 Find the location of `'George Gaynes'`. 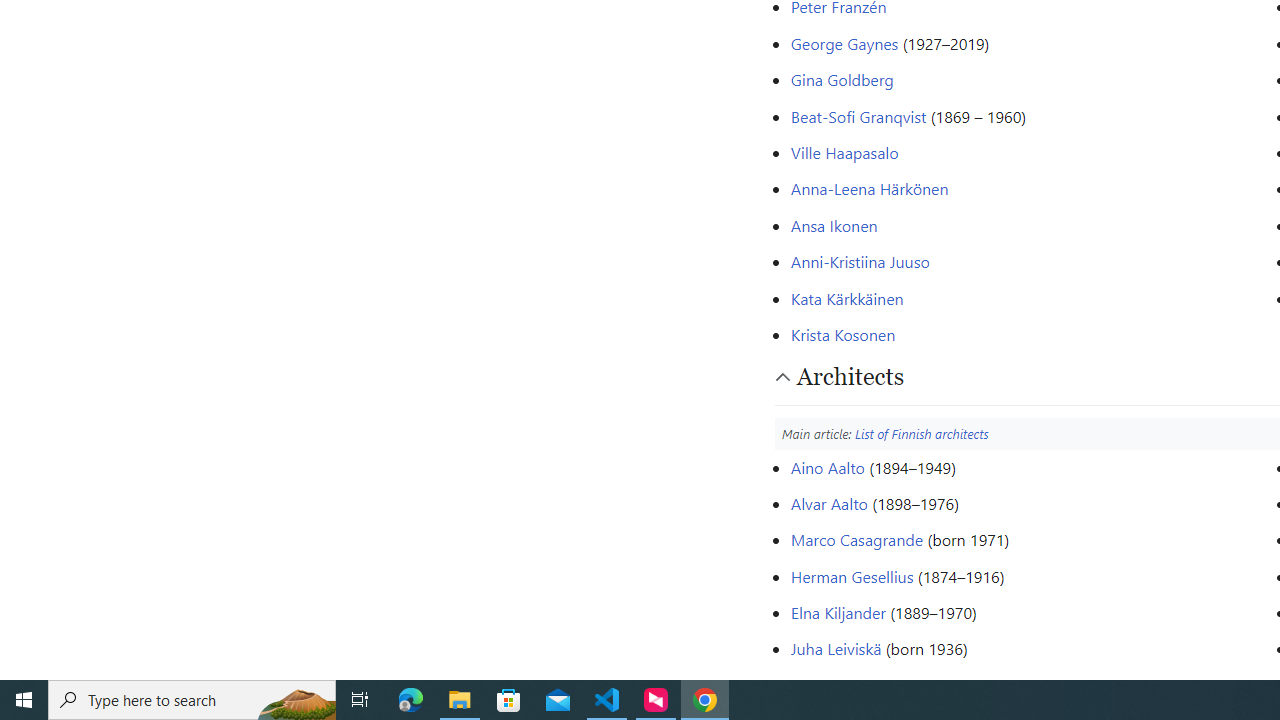

'George Gaynes' is located at coordinates (844, 42).